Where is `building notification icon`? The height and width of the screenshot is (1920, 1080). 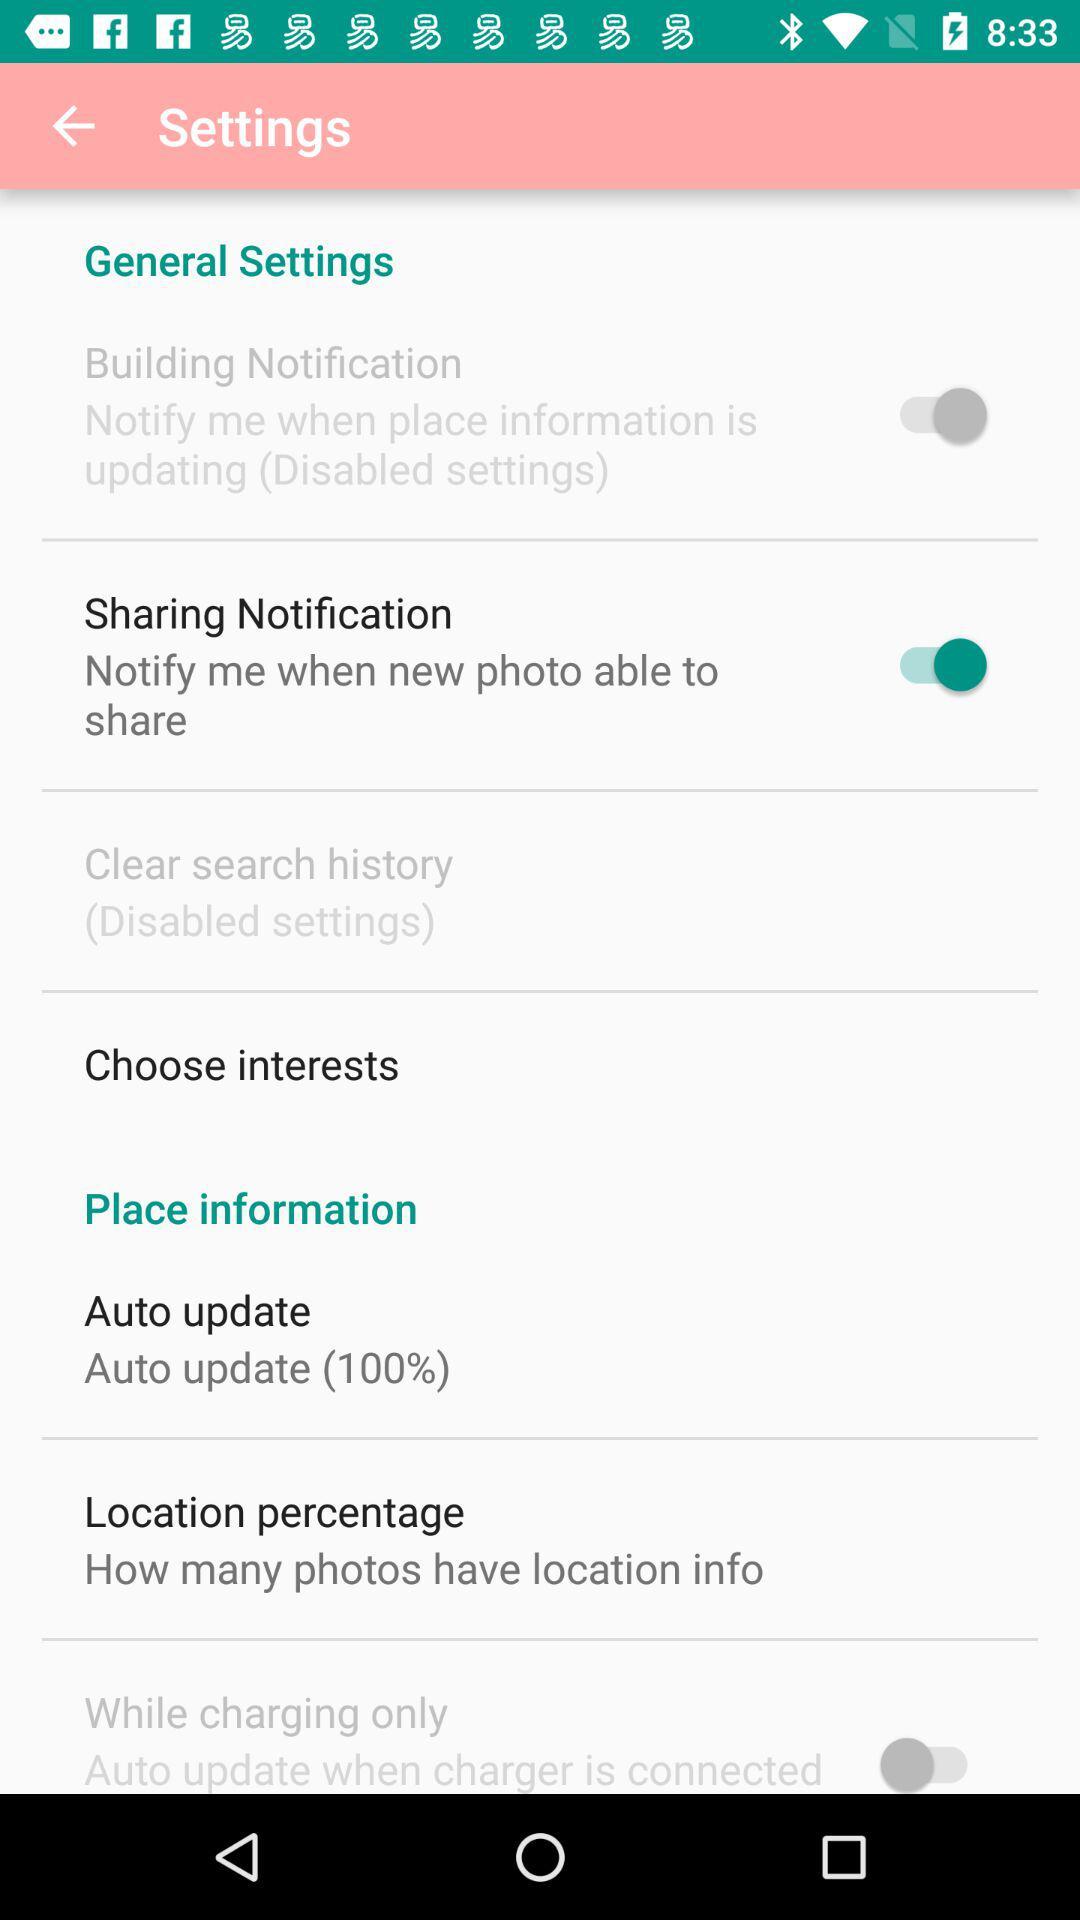
building notification icon is located at coordinates (273, 361).